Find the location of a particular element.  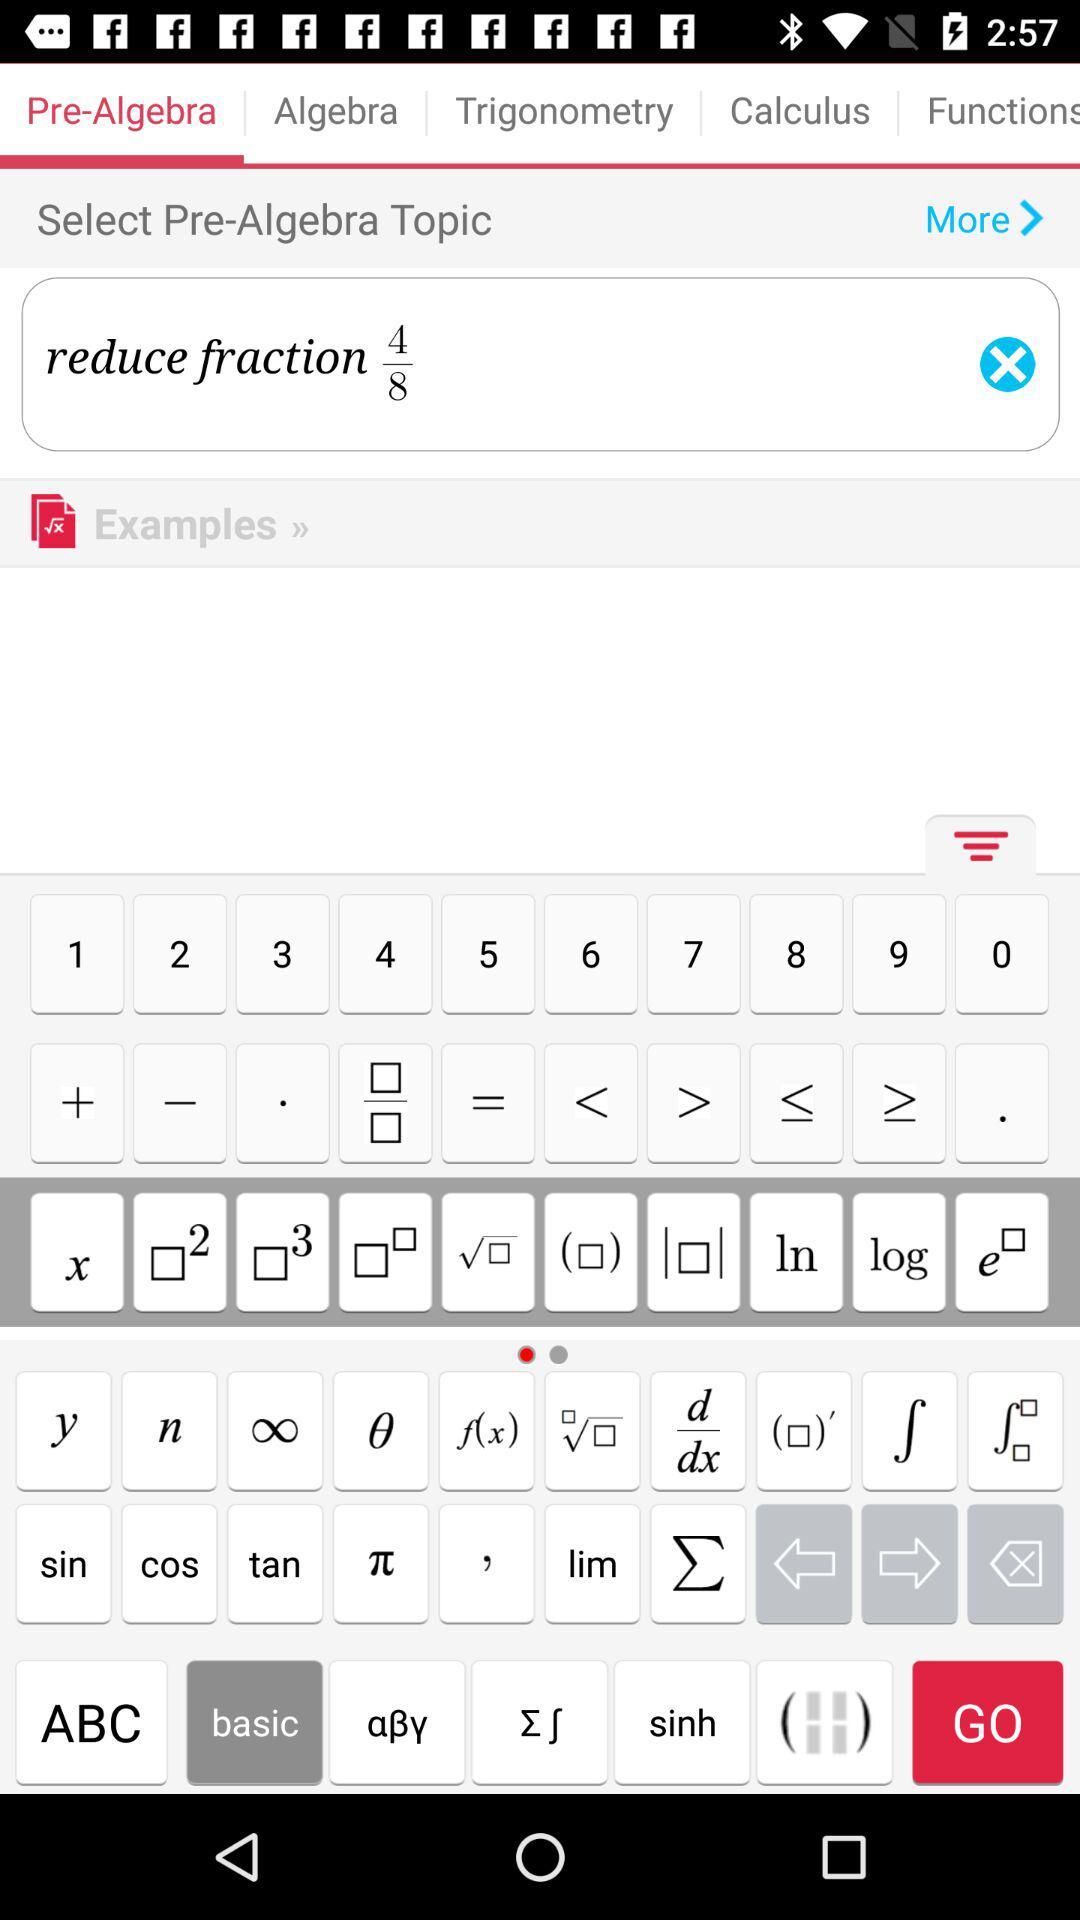

go forward is located at coordinates (692, 1101).